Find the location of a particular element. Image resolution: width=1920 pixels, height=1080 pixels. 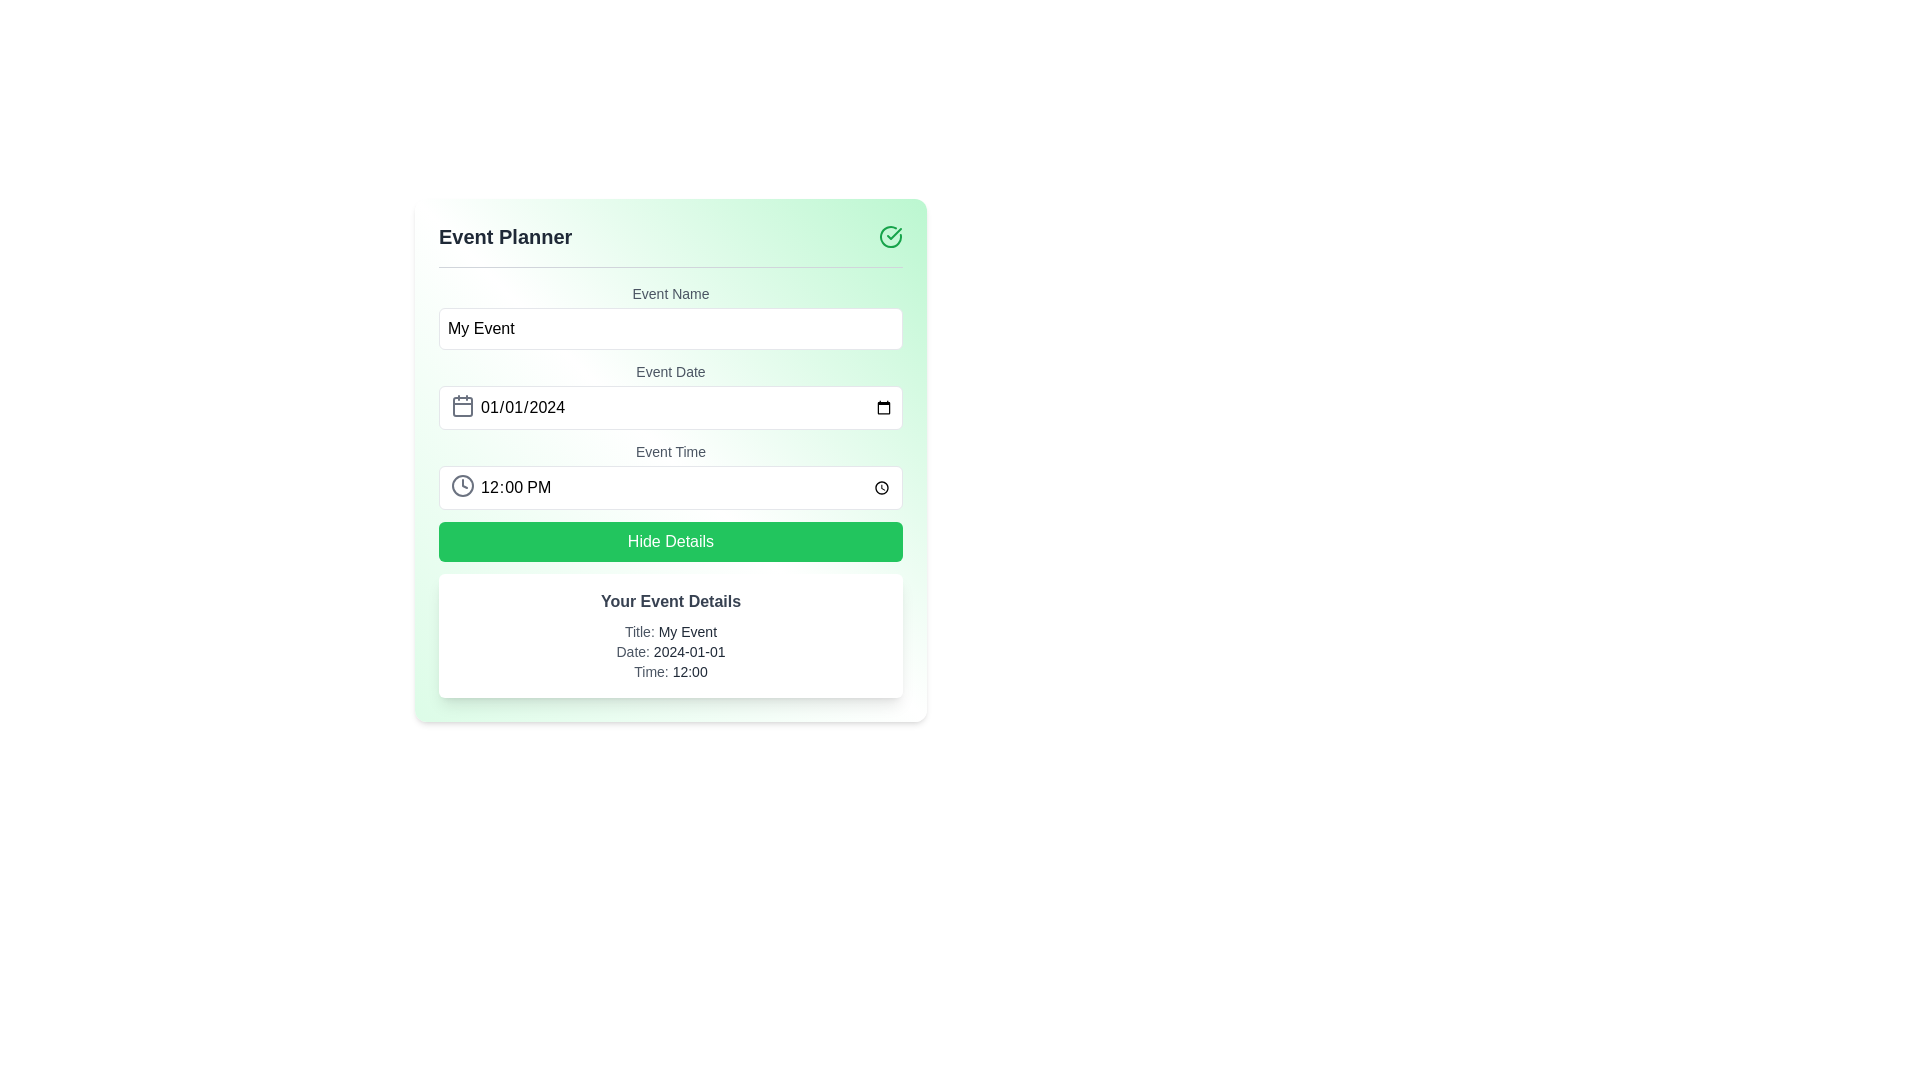

the 'My Event' text label located under the 'Title:' header is located at coordinates (687, 632).